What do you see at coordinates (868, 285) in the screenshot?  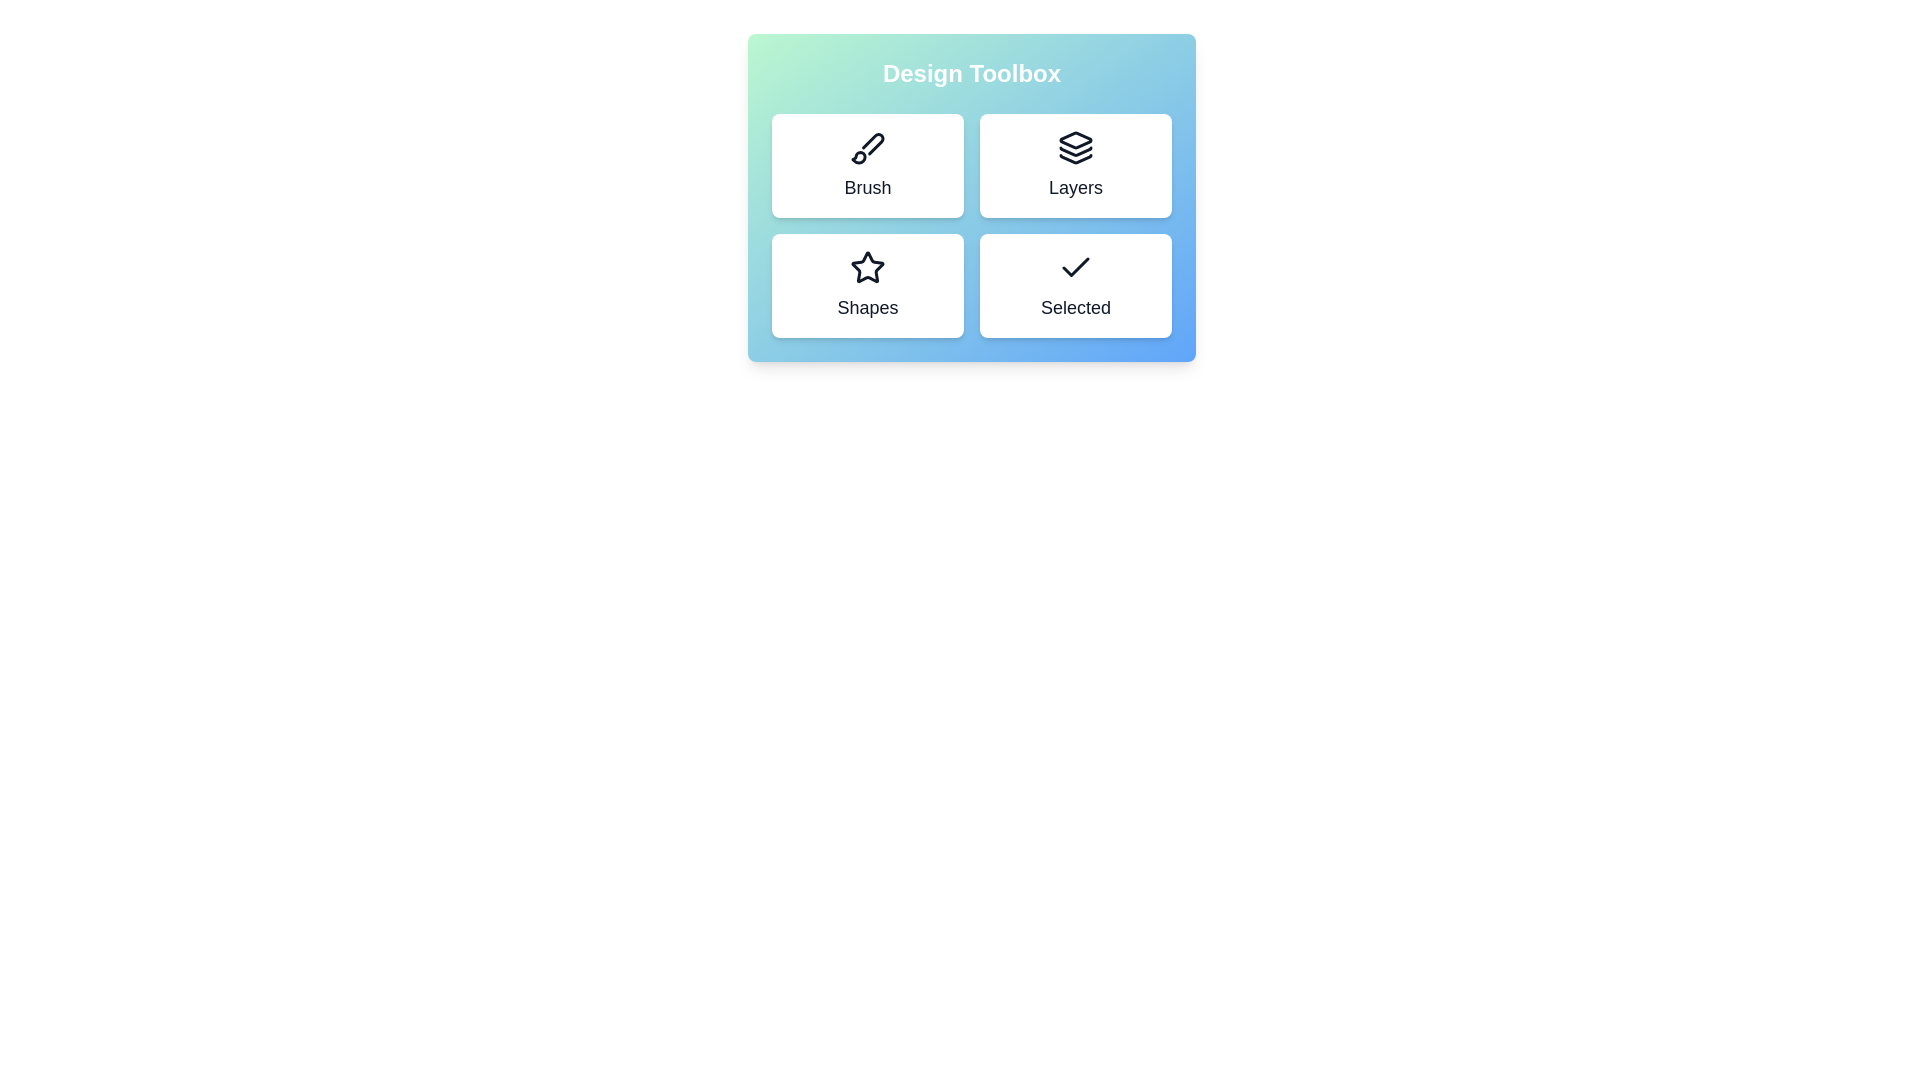 I see `the button labeled Shapes to select or deselect it` at bounding box center [868, 285].